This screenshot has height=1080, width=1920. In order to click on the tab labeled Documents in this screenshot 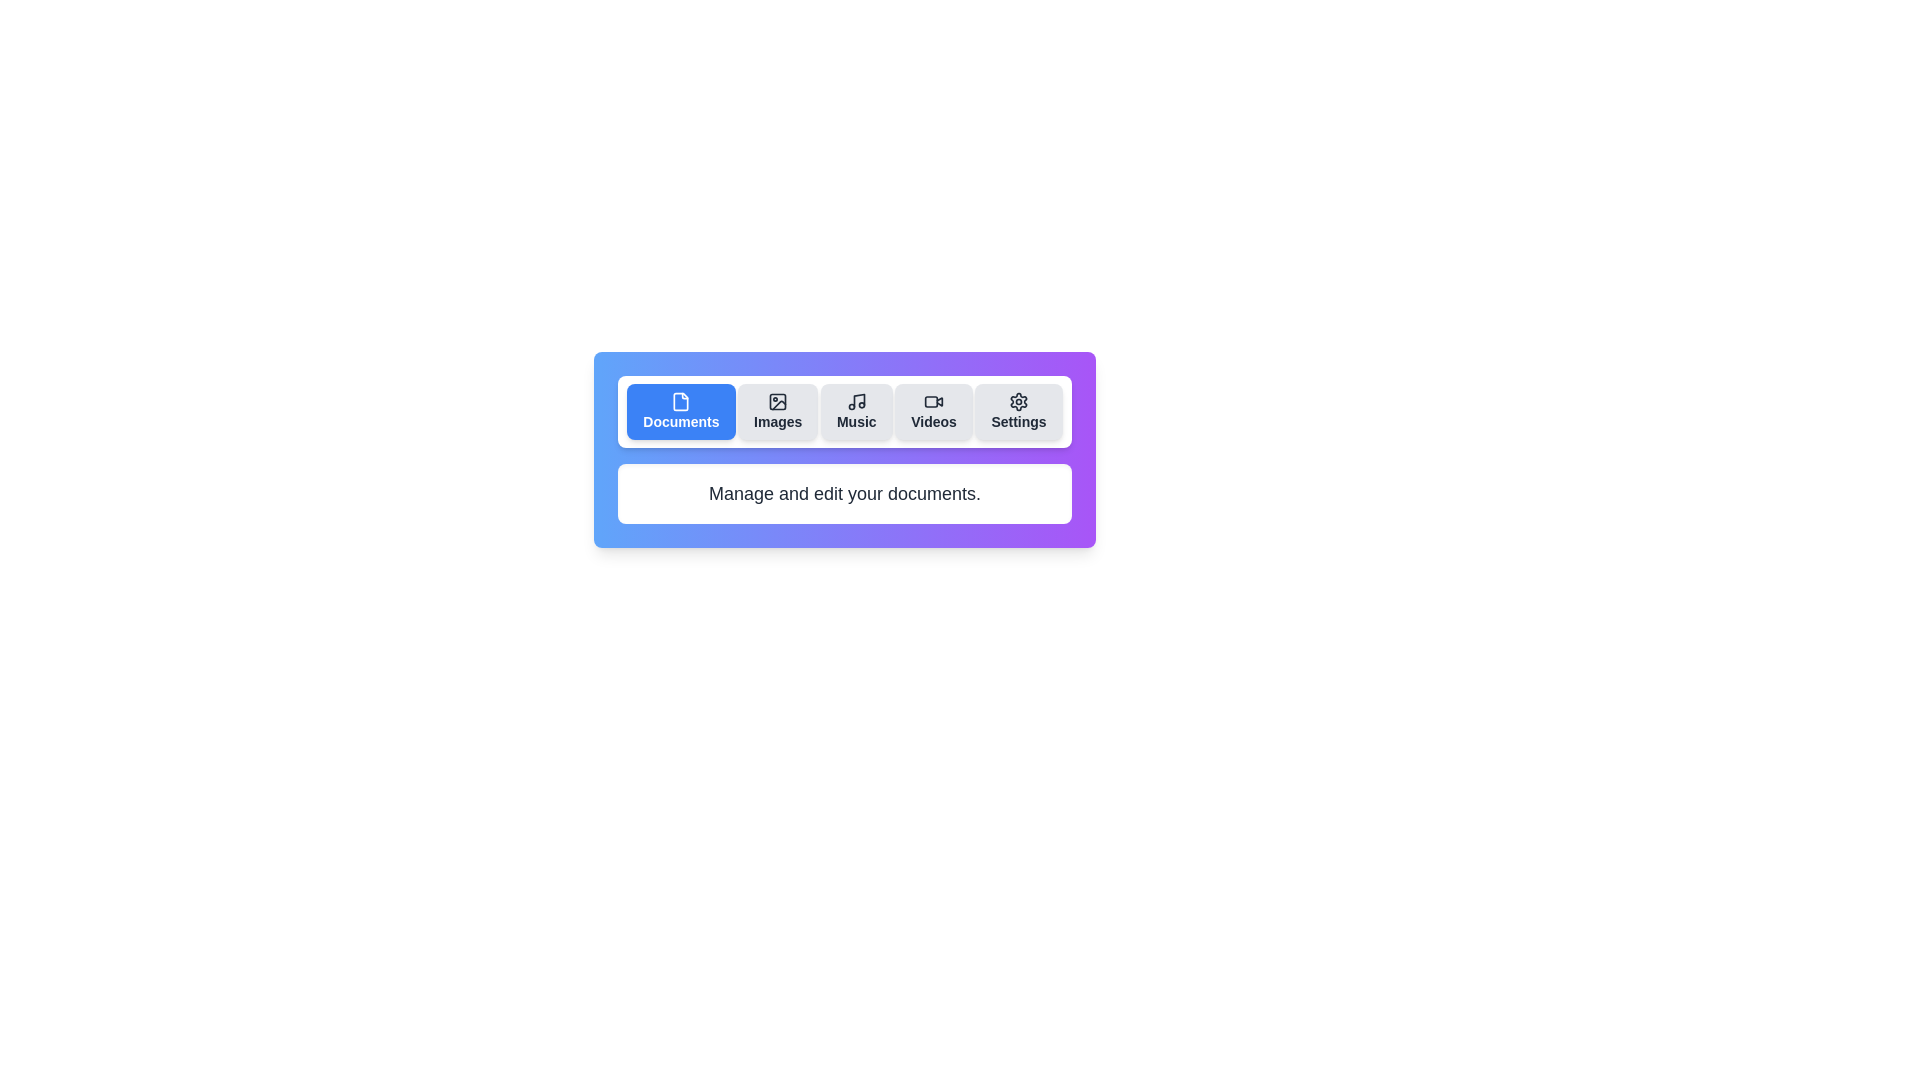, I will do `click(681, 411)`.